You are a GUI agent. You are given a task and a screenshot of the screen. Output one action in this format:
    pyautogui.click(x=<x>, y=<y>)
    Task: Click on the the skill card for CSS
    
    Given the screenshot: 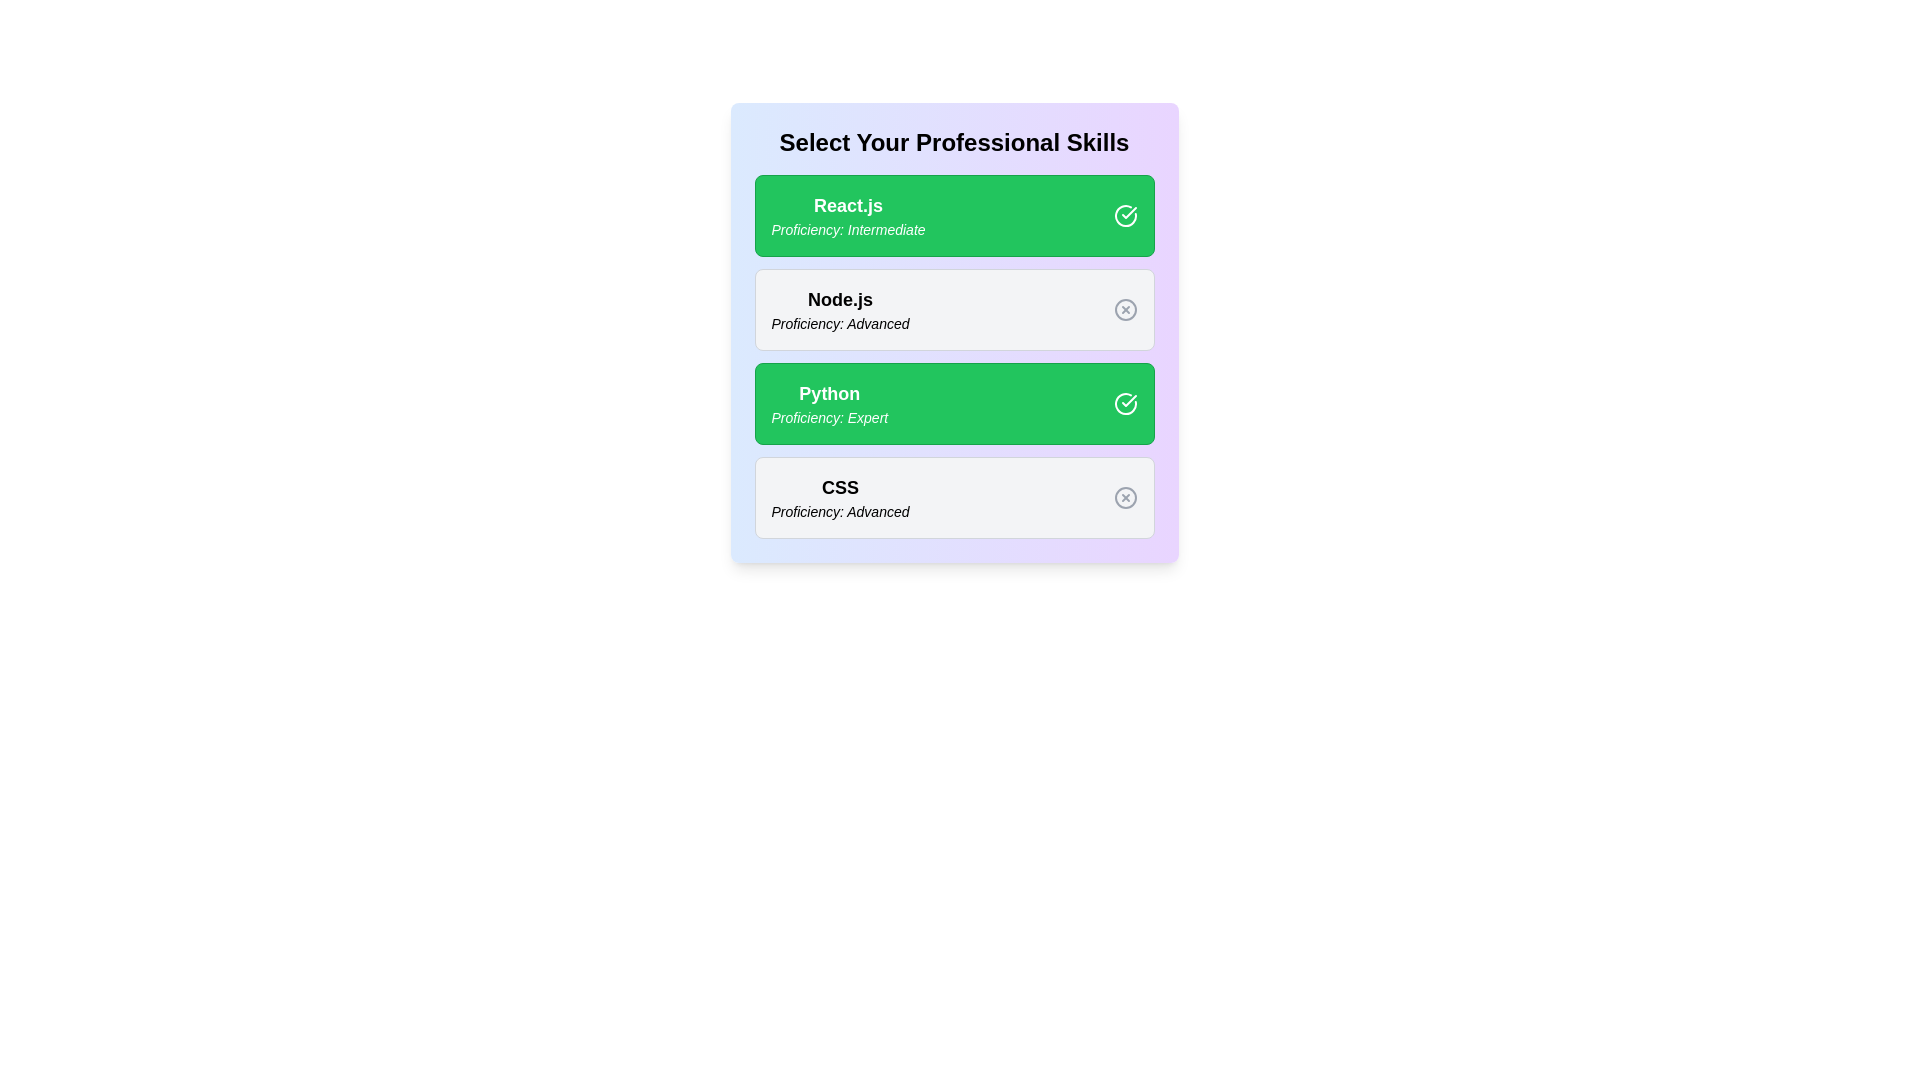 What is the action you would take?
    pyautogui.click(x=953, y=496)
    